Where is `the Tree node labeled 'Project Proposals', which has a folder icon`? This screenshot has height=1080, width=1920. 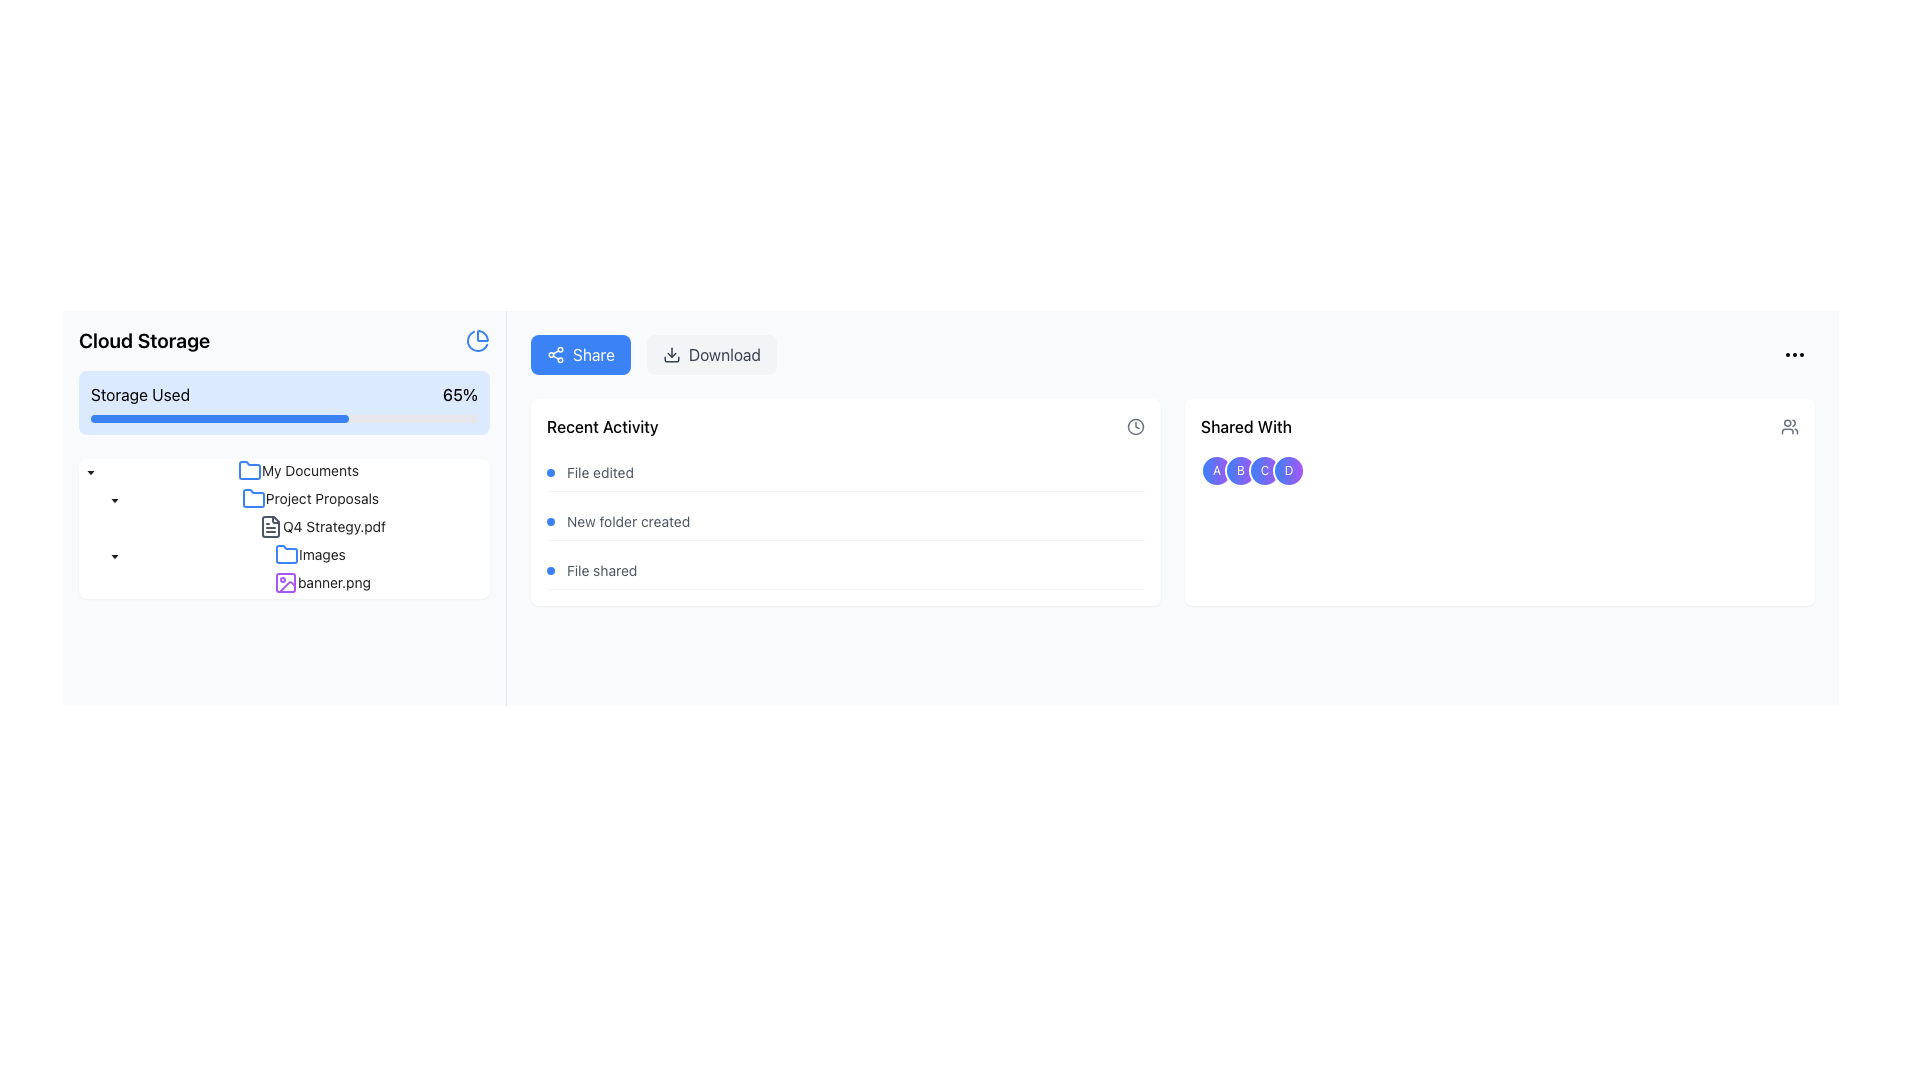 the Tree node labeled 'Project Proposals', which has a folder icon is located at coordinates (309, 497).